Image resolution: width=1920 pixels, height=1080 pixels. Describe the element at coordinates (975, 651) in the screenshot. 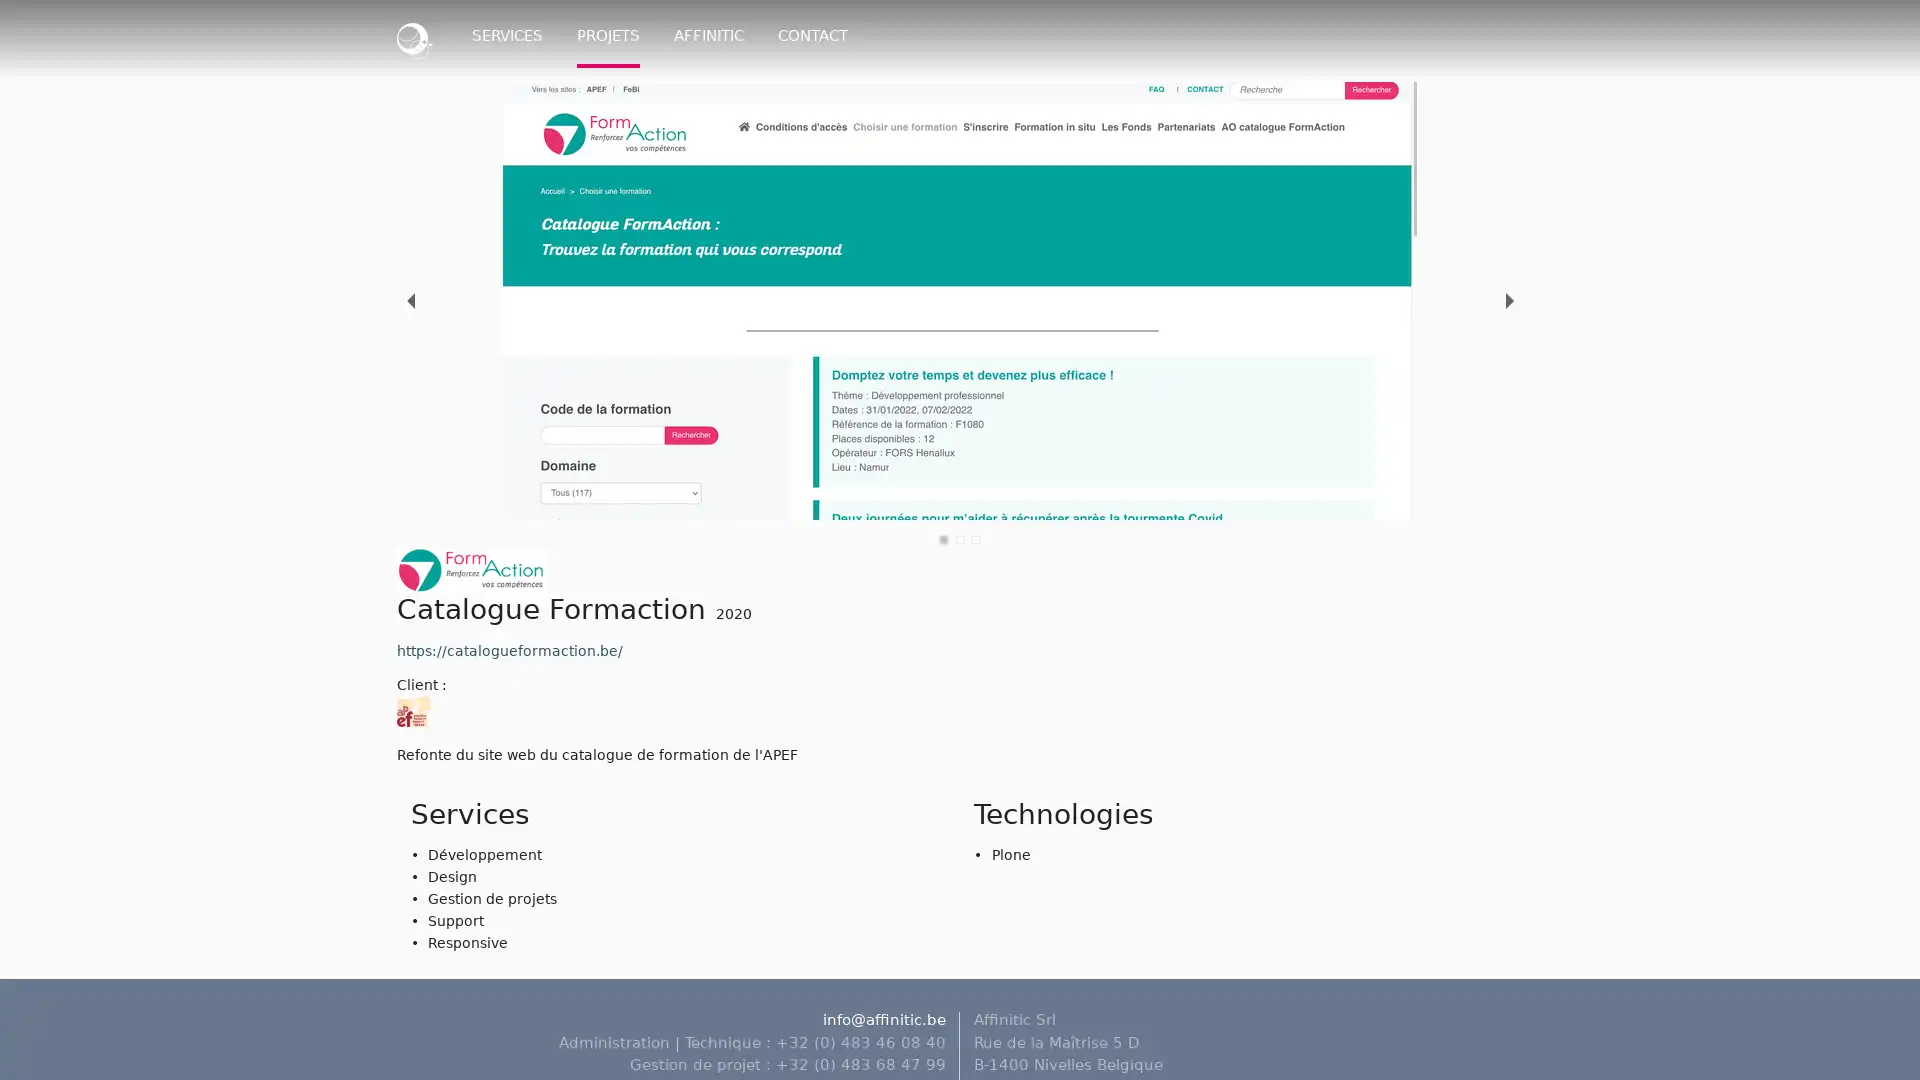

I see `slide item 3` at that location.